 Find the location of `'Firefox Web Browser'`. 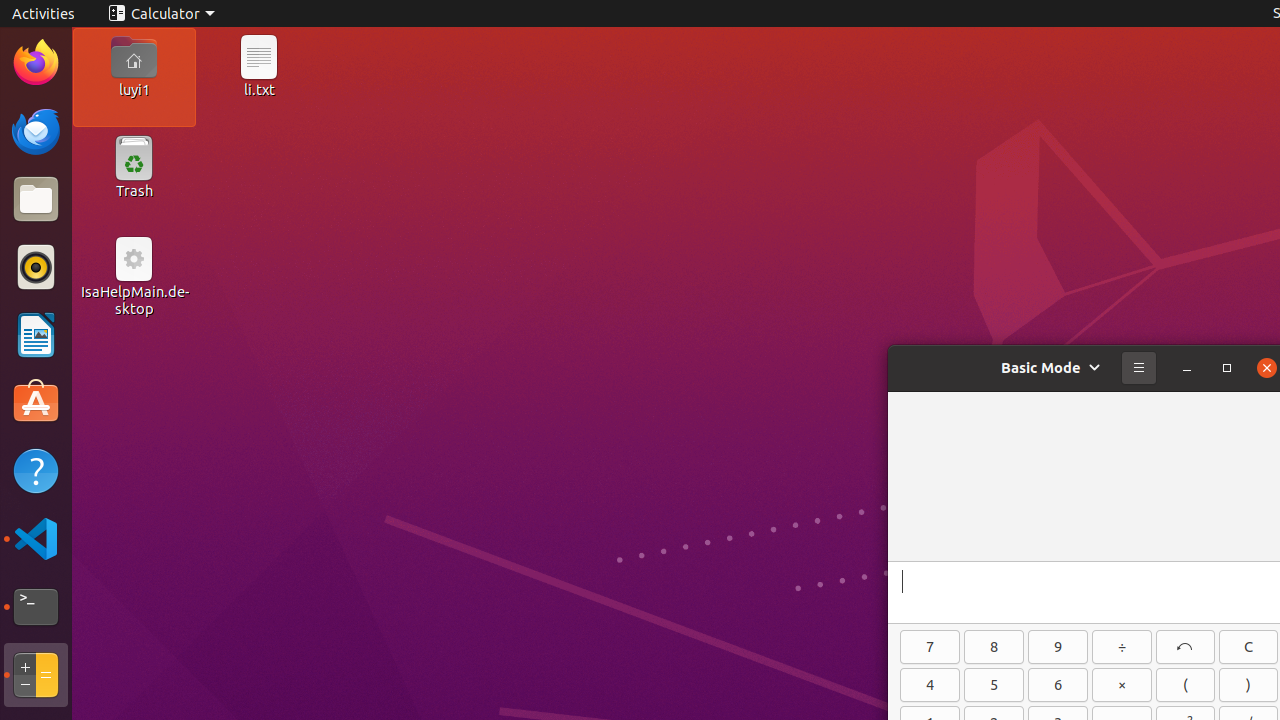

'Firefox Web Browser' is located at coordinates (35, 61).